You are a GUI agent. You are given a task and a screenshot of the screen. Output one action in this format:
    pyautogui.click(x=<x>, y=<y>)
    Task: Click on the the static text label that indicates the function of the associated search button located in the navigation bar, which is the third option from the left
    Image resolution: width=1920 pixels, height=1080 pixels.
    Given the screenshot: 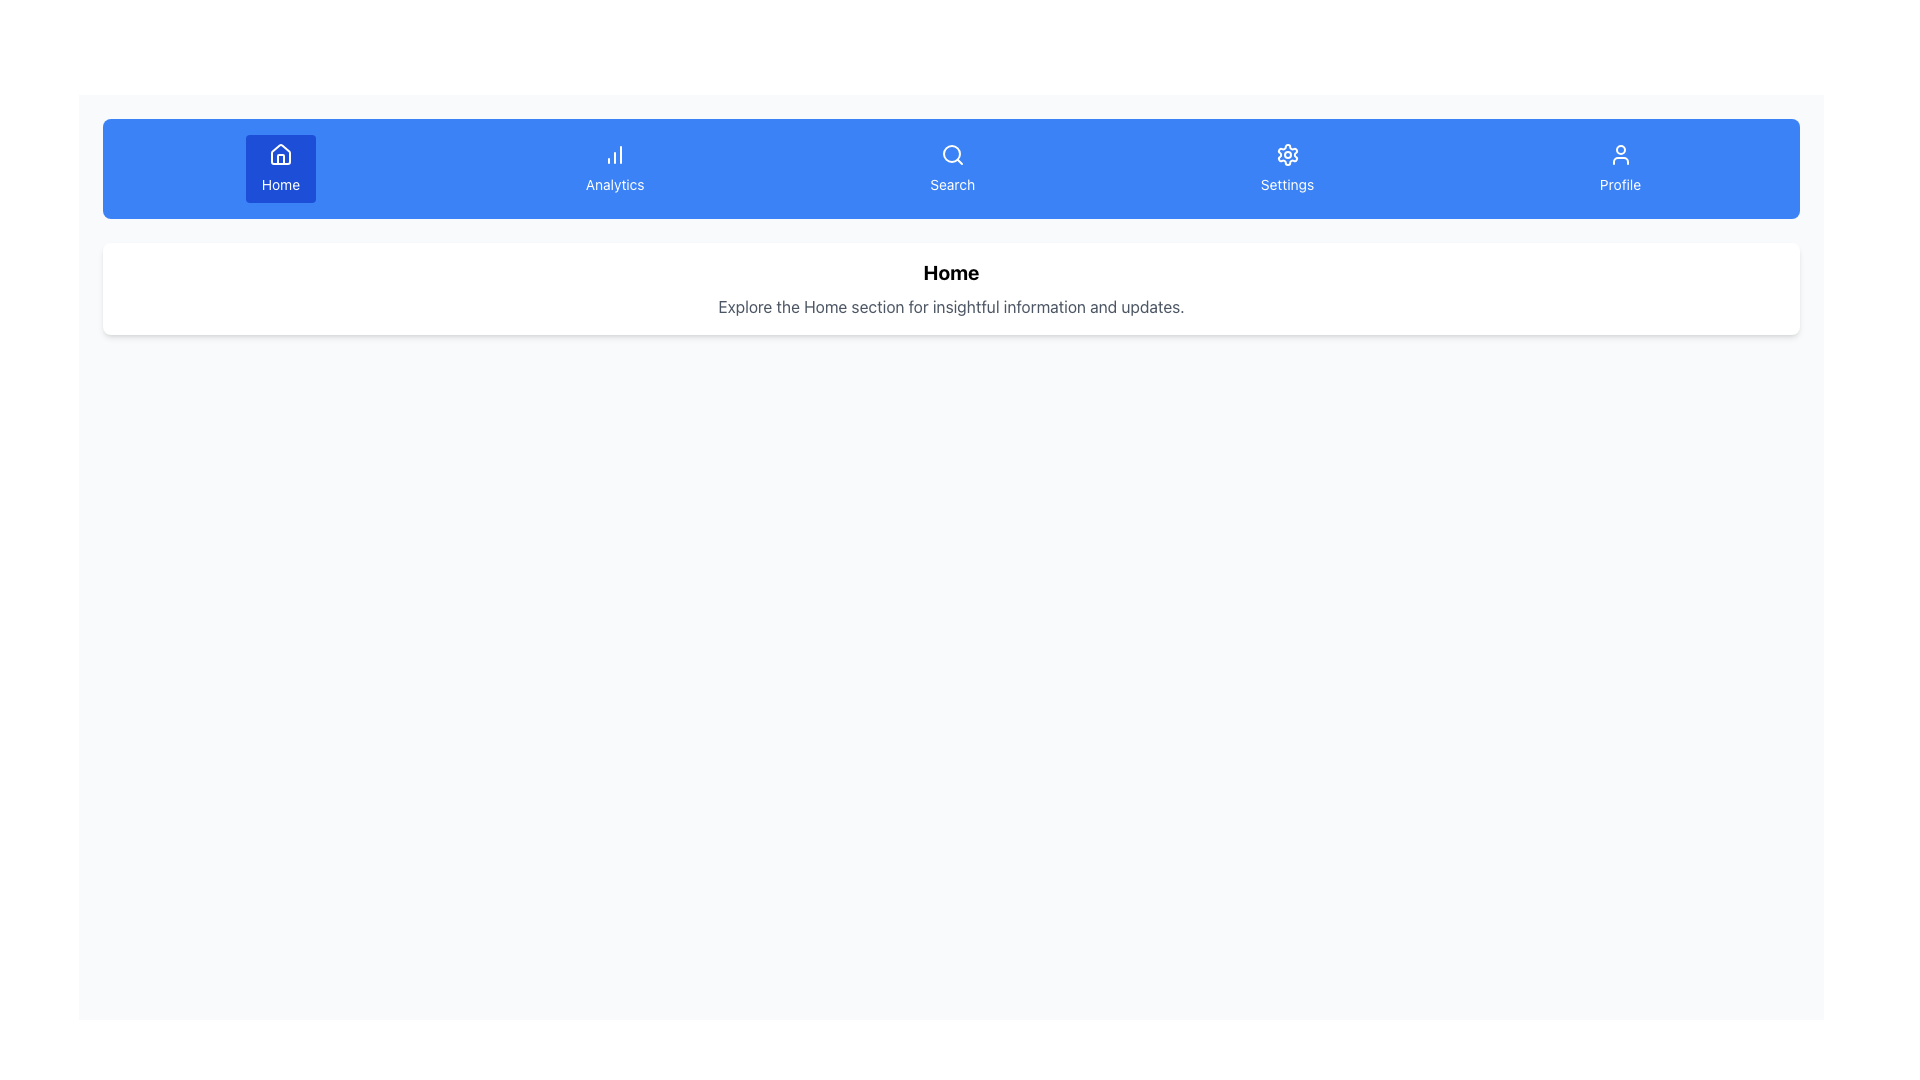 What is the action you would take?
    pyautogui.click(x=951, y=185)
    